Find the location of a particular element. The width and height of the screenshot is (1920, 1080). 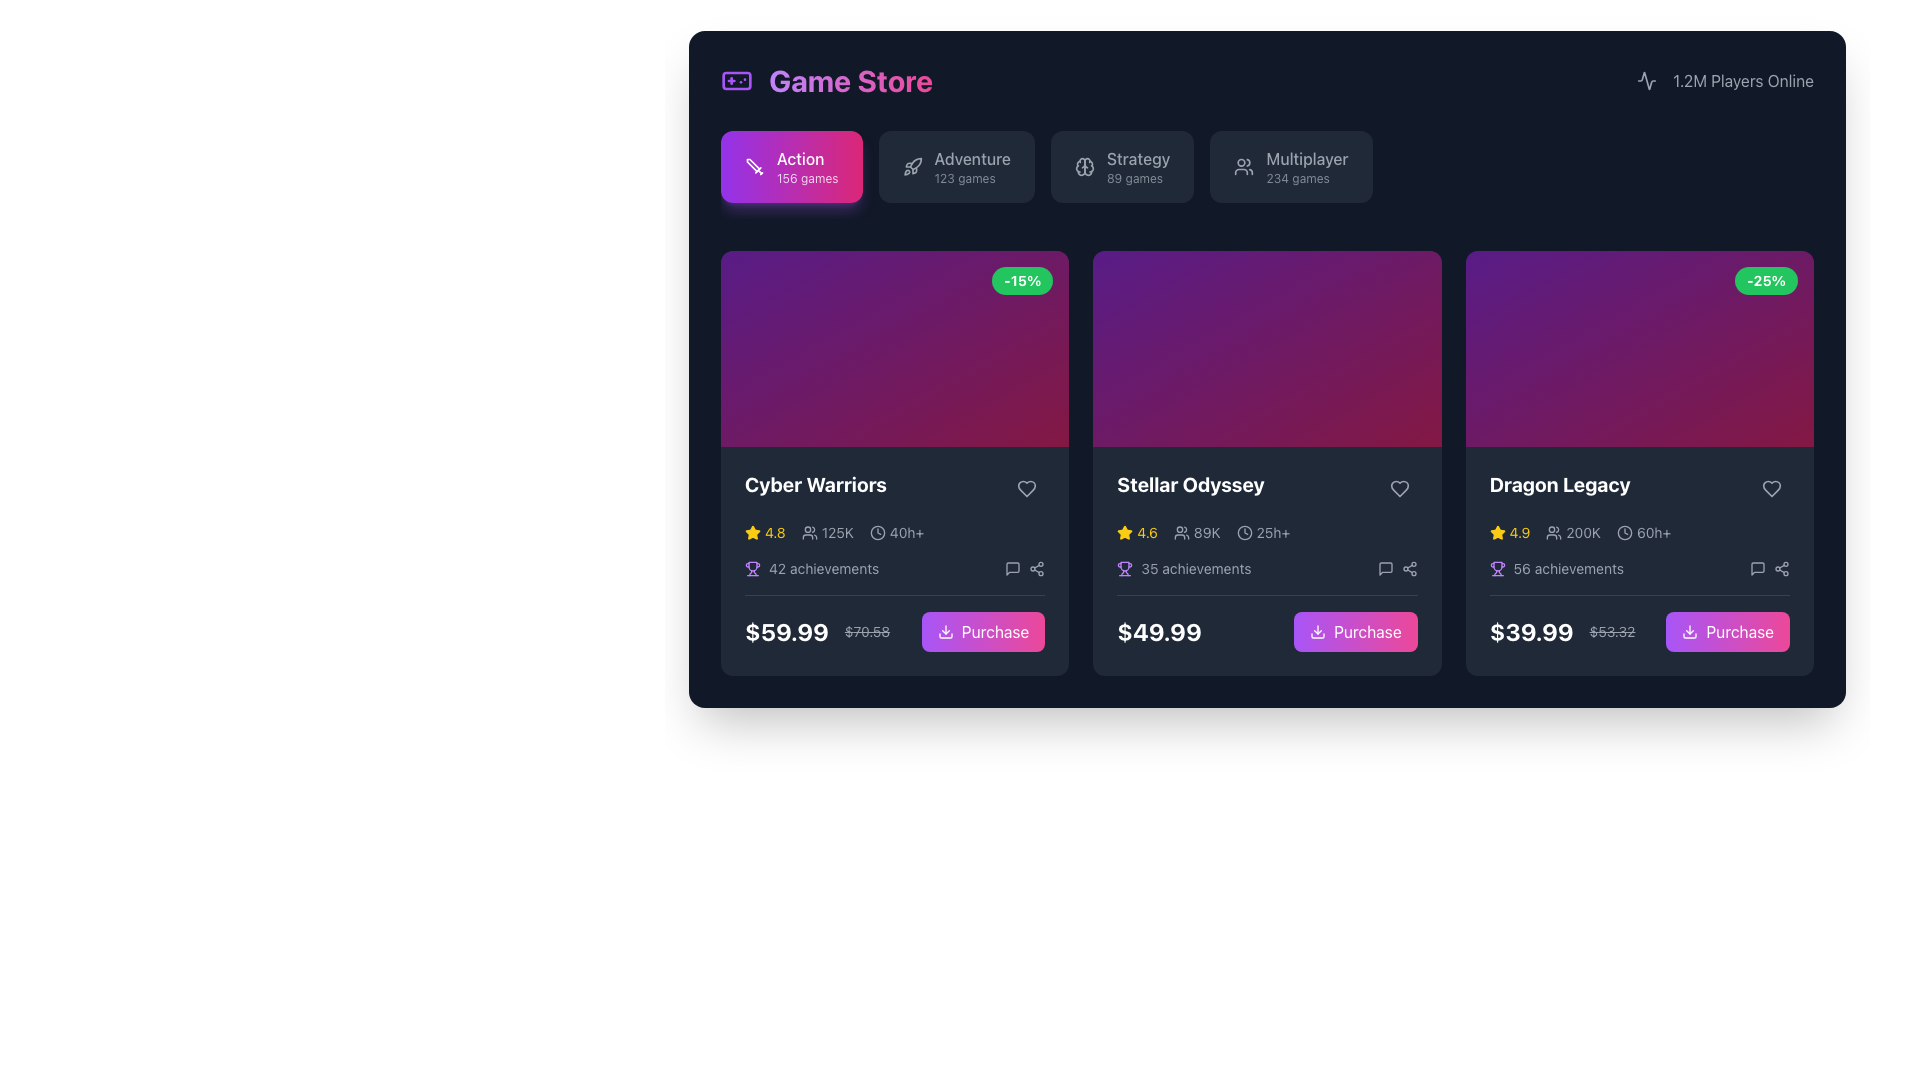

the interactive speech bubble icon located below the 'Dragon Legacy' game title is located at coordinates (1756, 567).